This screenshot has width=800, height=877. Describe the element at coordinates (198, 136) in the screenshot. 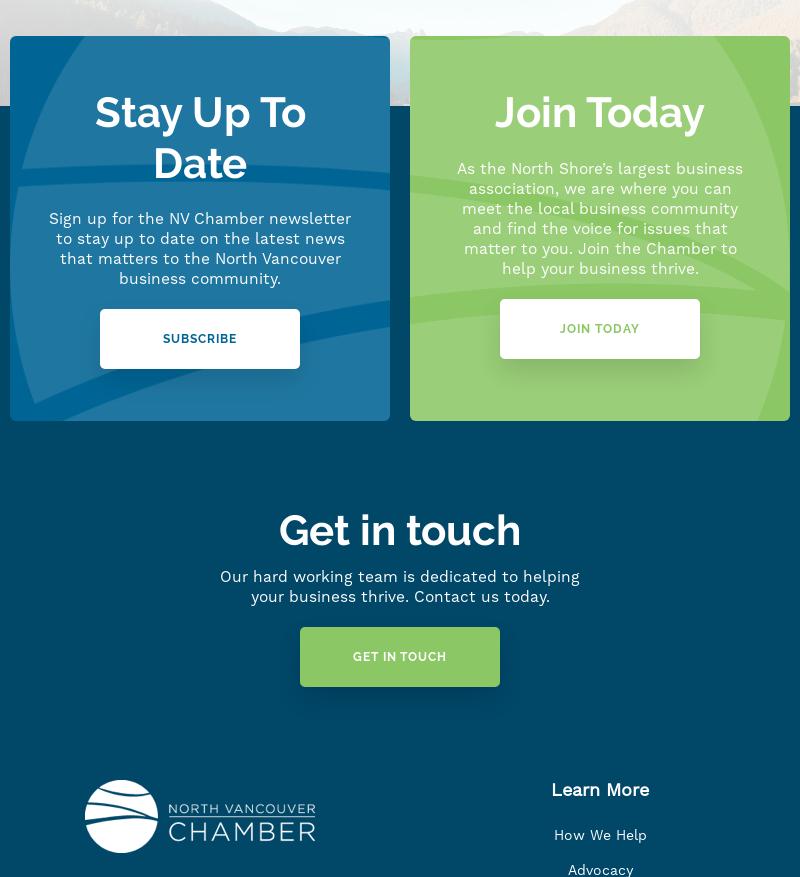

I see `'Stay Up To Date'` at that location.